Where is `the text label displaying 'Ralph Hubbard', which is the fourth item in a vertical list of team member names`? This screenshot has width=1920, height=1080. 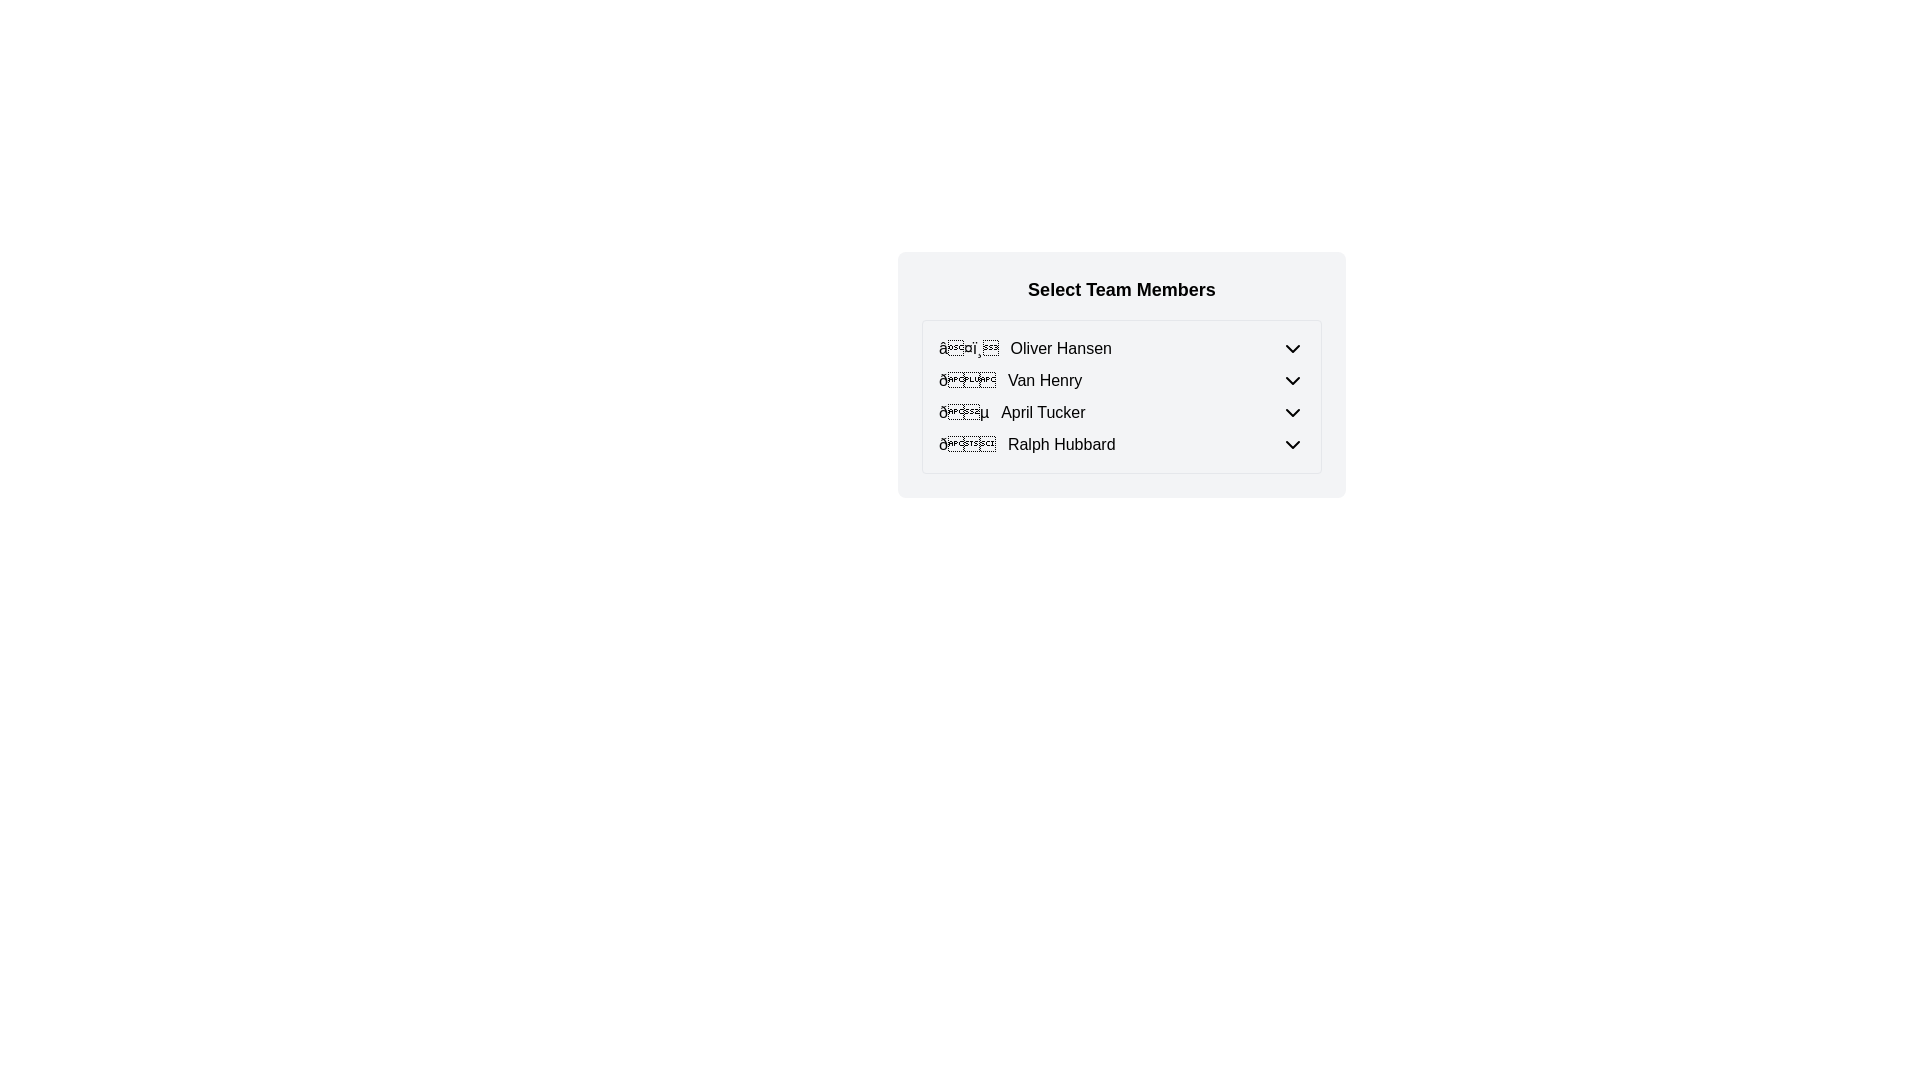 the text label displaying 'Ralph Hubbard', which is the fourth item in a vertical list of team member names is located at coordinates (1060, 443).